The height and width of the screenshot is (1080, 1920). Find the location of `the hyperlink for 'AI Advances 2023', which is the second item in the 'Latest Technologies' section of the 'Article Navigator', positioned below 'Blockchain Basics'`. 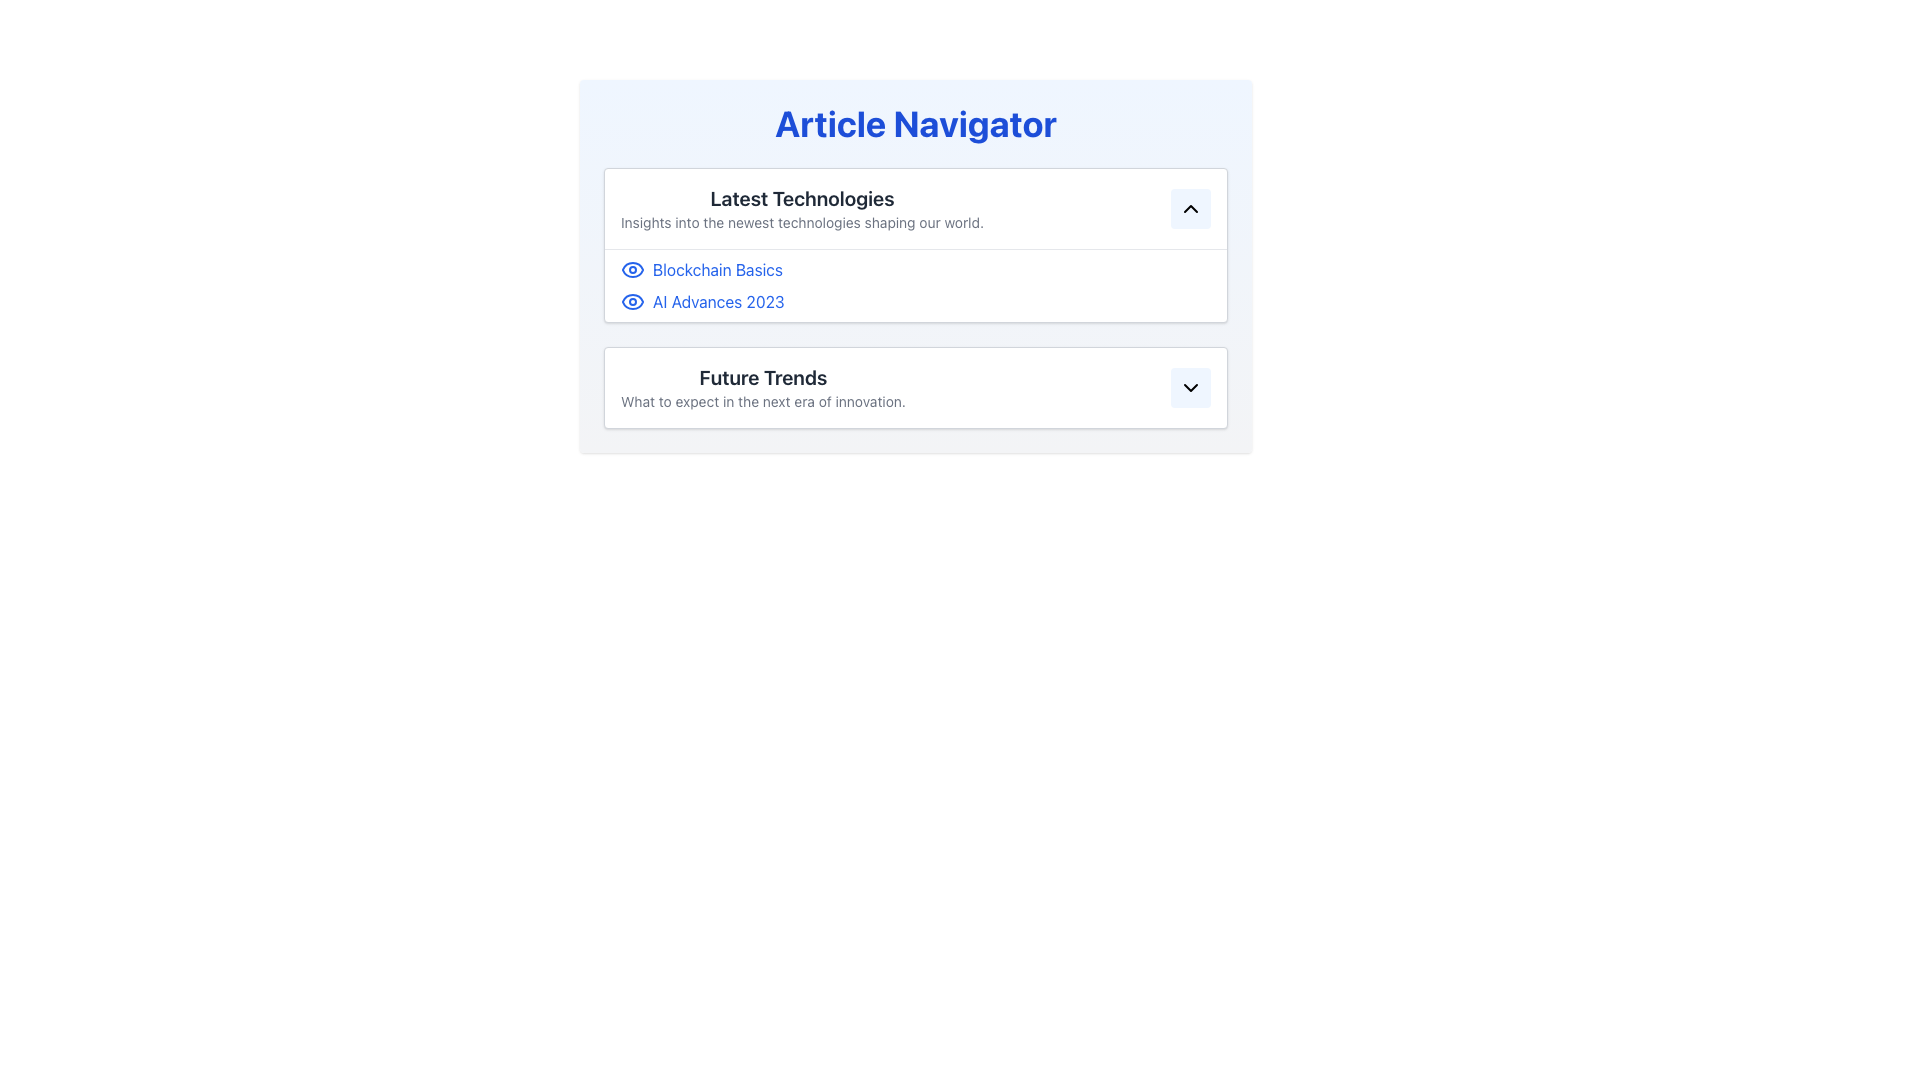

the hyperlink for 'AI Advances 2023', which is the second item in the 'Latest Technologies' section of the 'Article Navigator', positioned below 'Blockchain Basics' is located at coordinates (915, 301).